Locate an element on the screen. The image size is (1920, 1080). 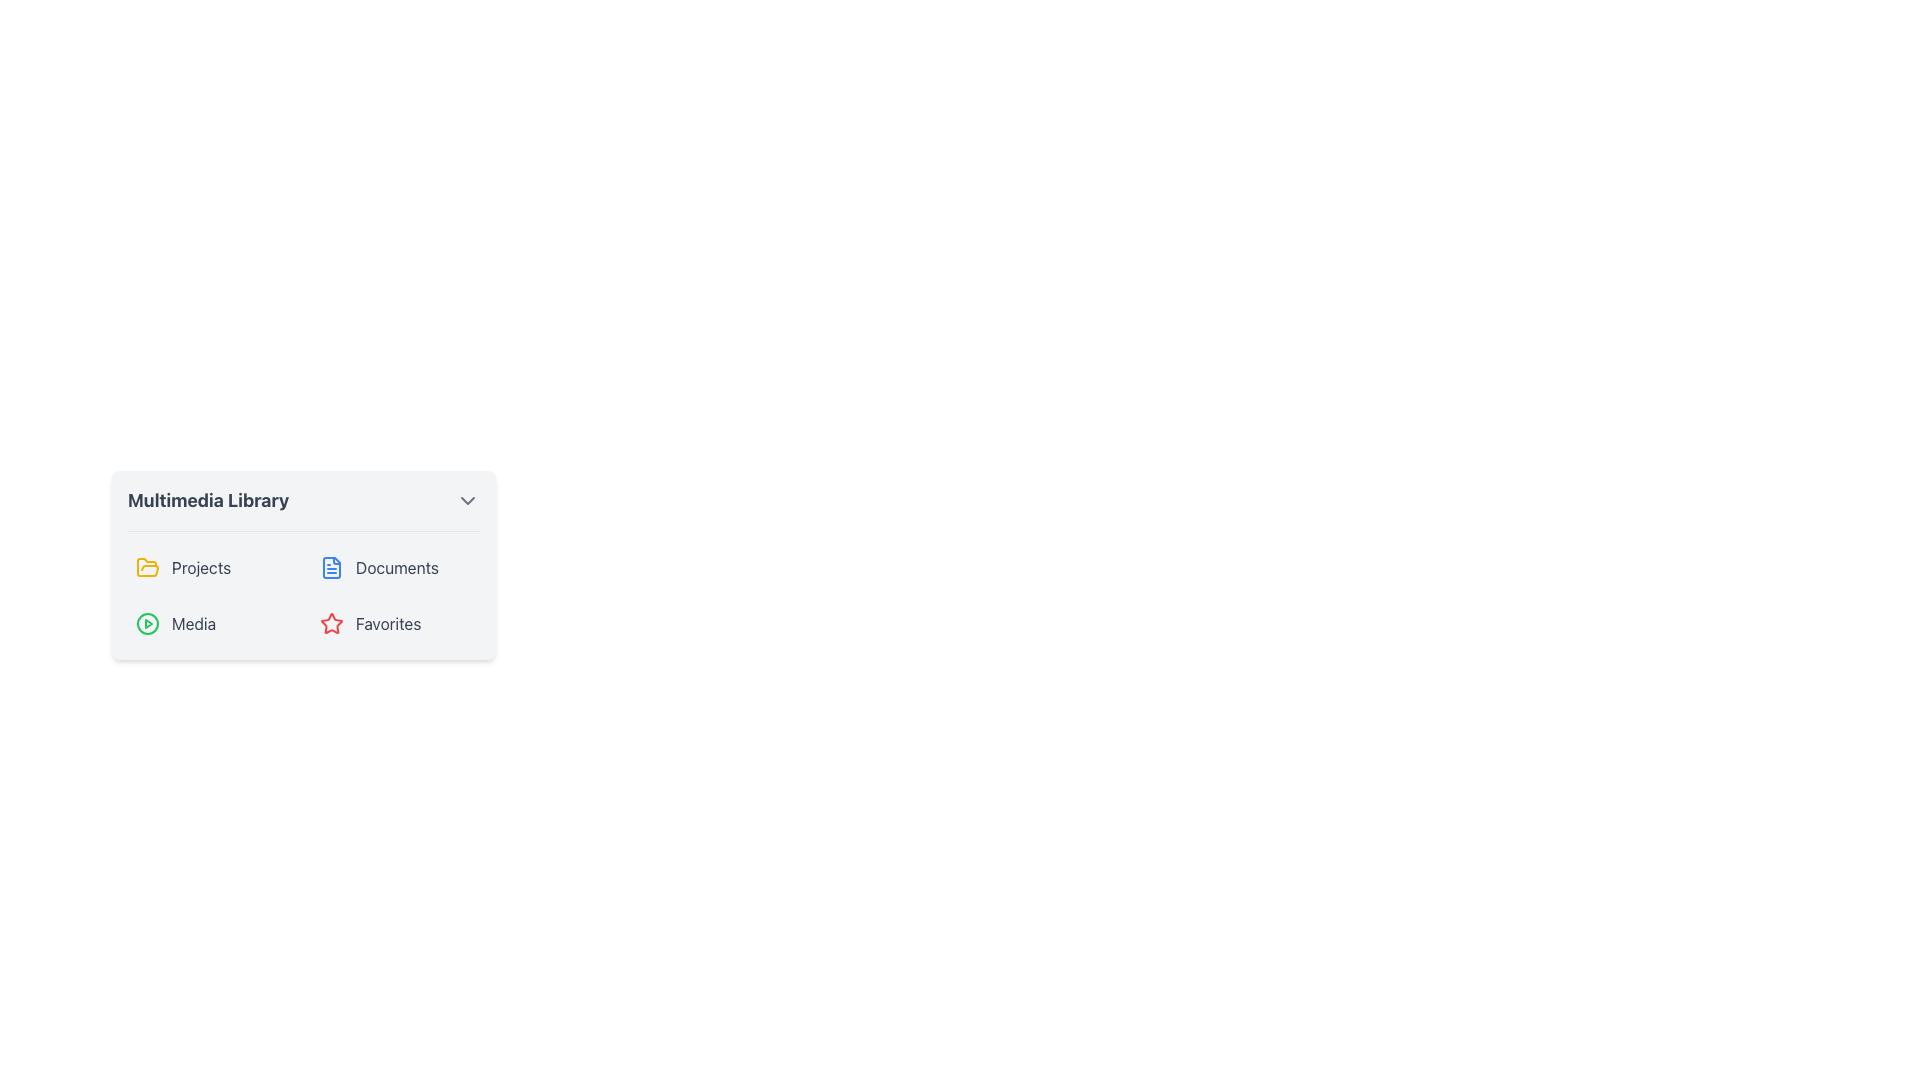
the 'Favorites' button-like text item in the Multimedia Library is located at coordinates (395, 623).